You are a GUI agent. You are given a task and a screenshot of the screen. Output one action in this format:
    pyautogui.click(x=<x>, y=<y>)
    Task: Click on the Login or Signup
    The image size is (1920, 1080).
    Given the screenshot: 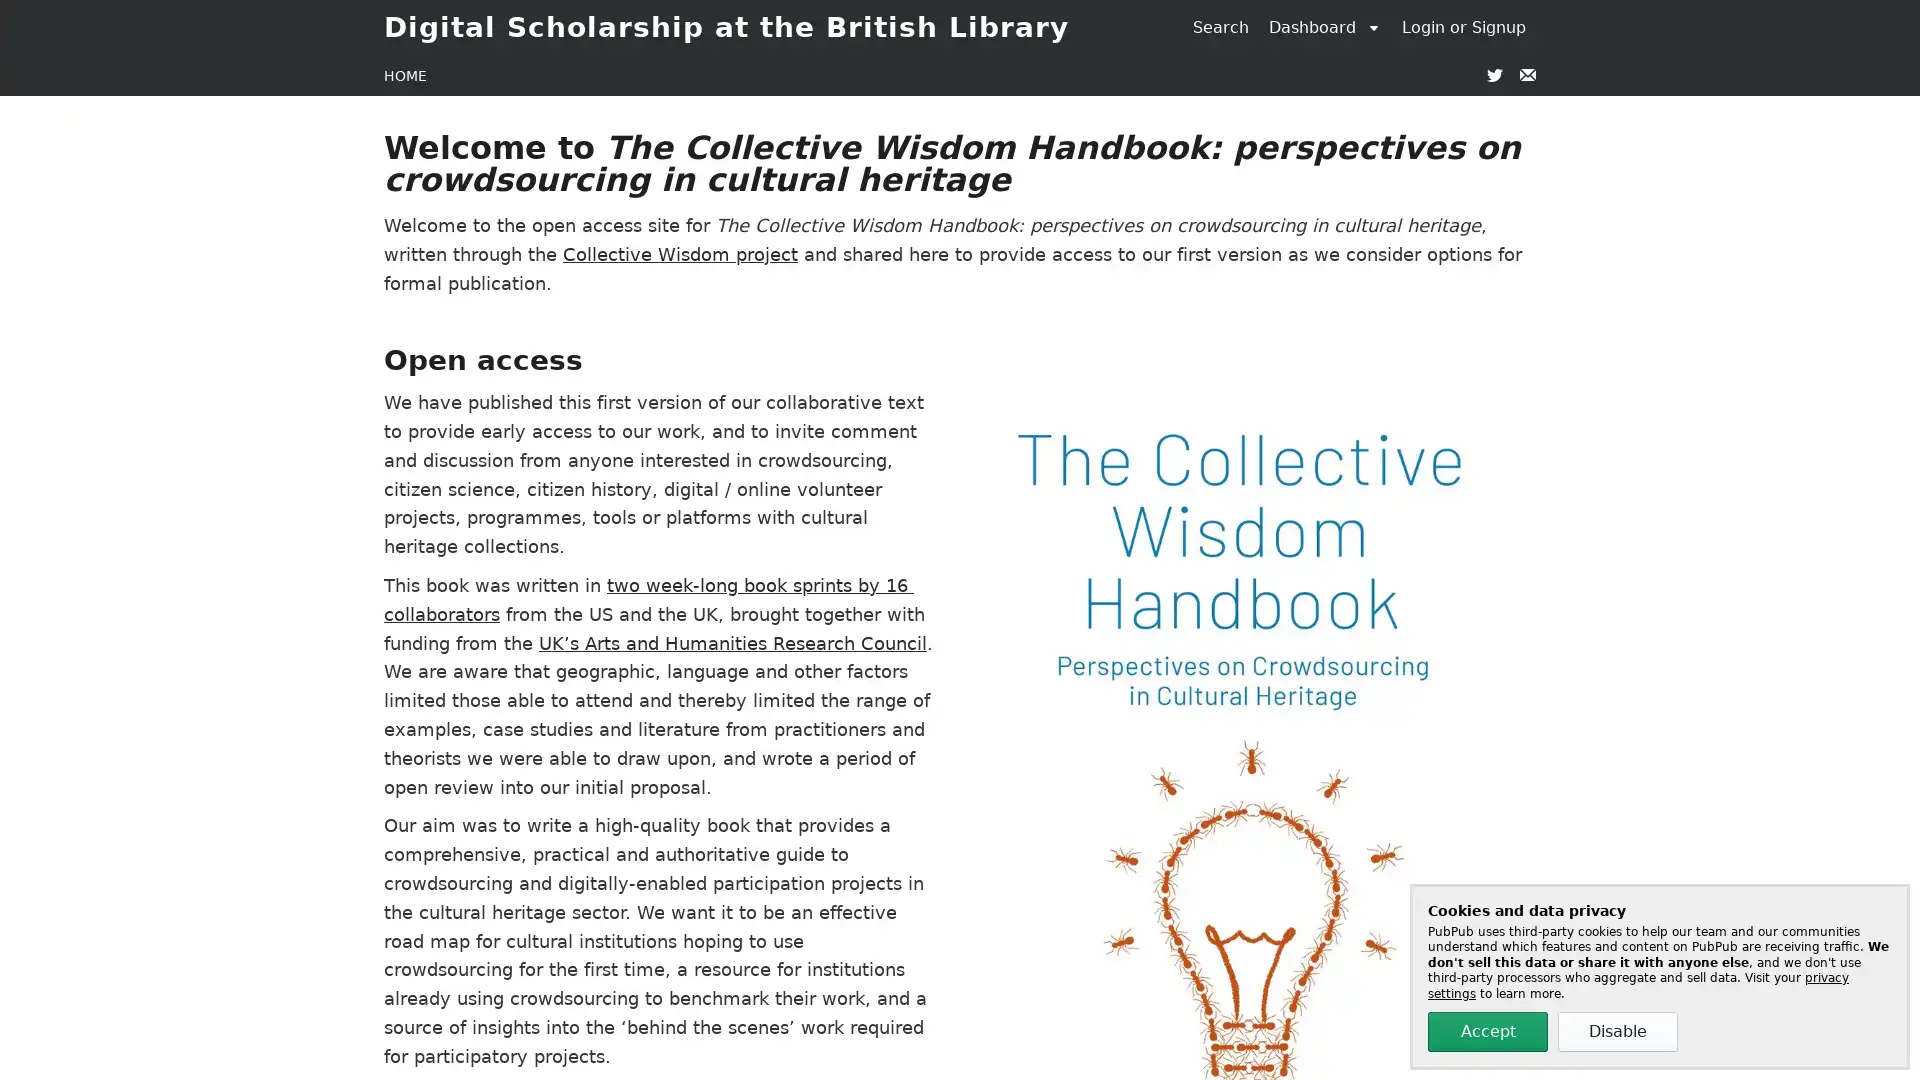 What is the action you would take?
    pyautogui.click(x=1464, y=27)
    